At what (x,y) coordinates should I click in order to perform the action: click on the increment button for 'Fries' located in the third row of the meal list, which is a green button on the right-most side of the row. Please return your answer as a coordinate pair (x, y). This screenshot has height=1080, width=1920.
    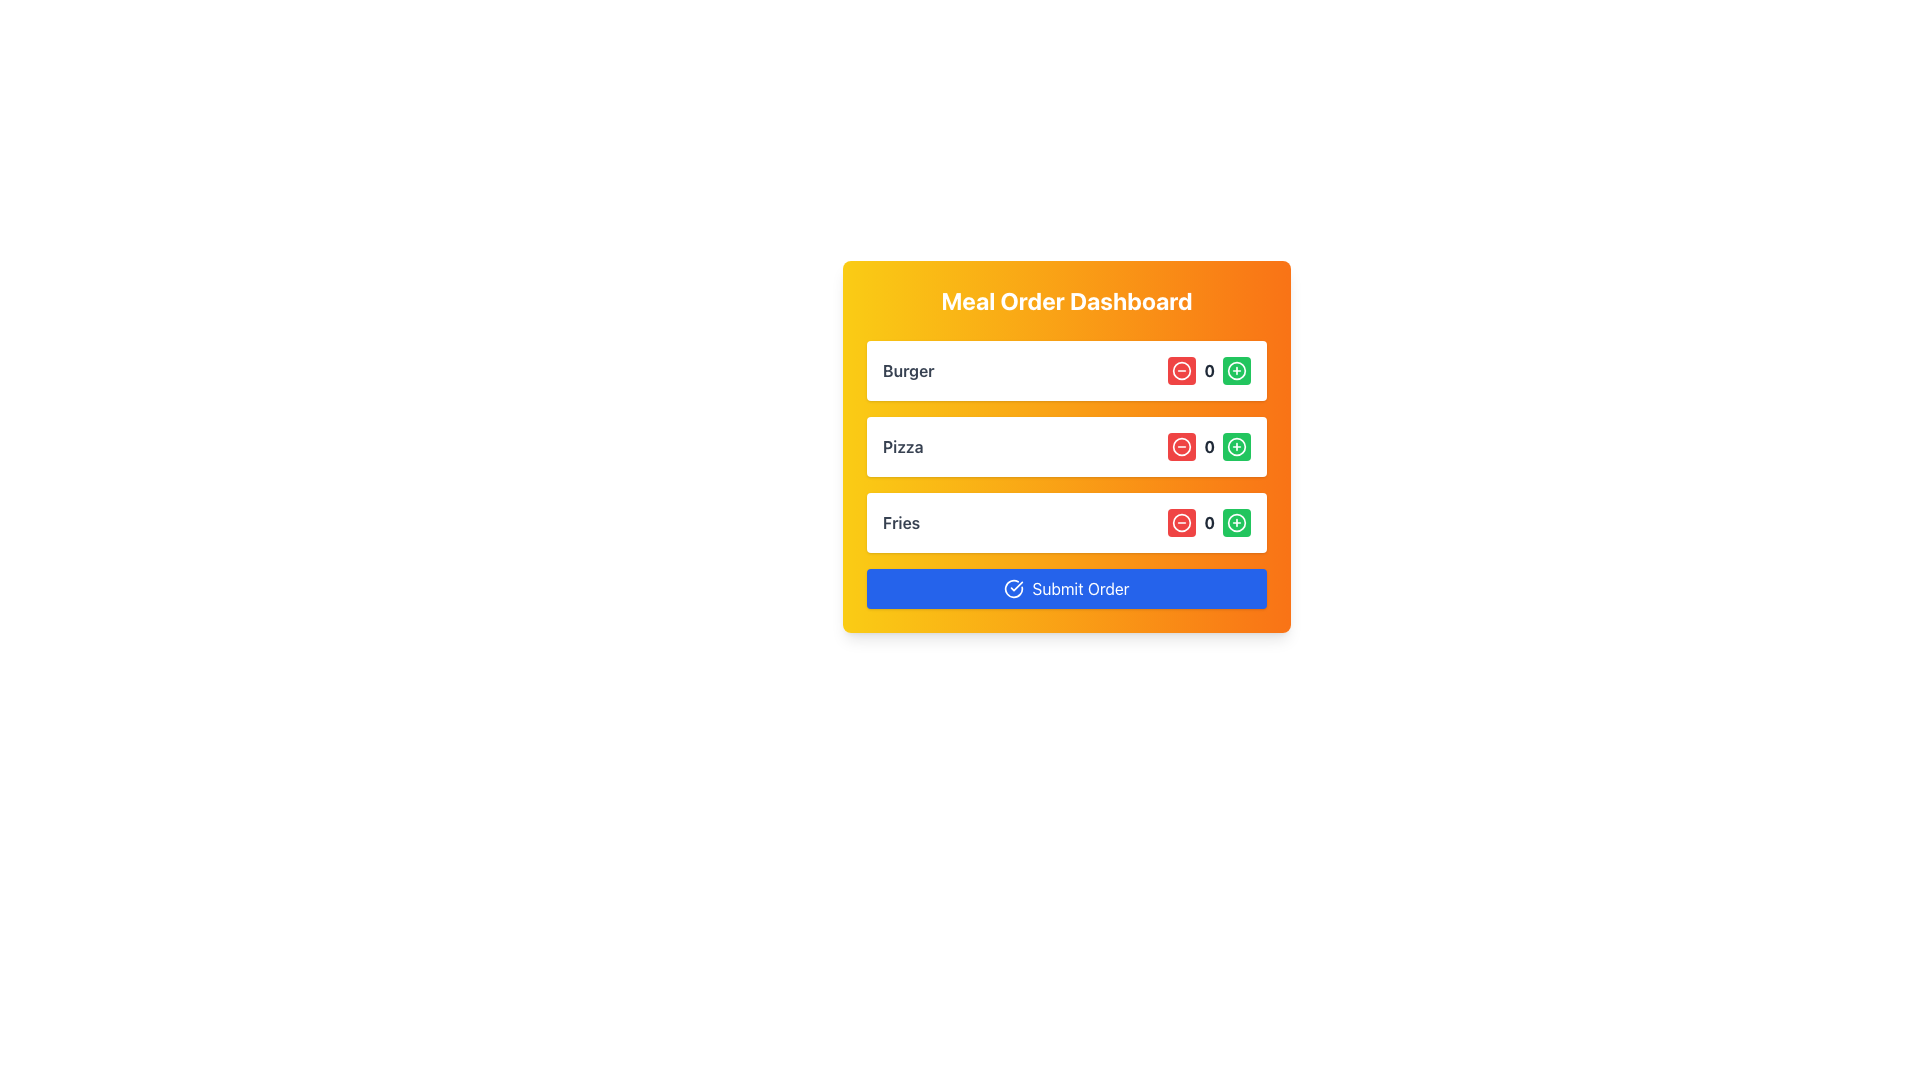
    Looking at the image, I should click on (1236, 522).